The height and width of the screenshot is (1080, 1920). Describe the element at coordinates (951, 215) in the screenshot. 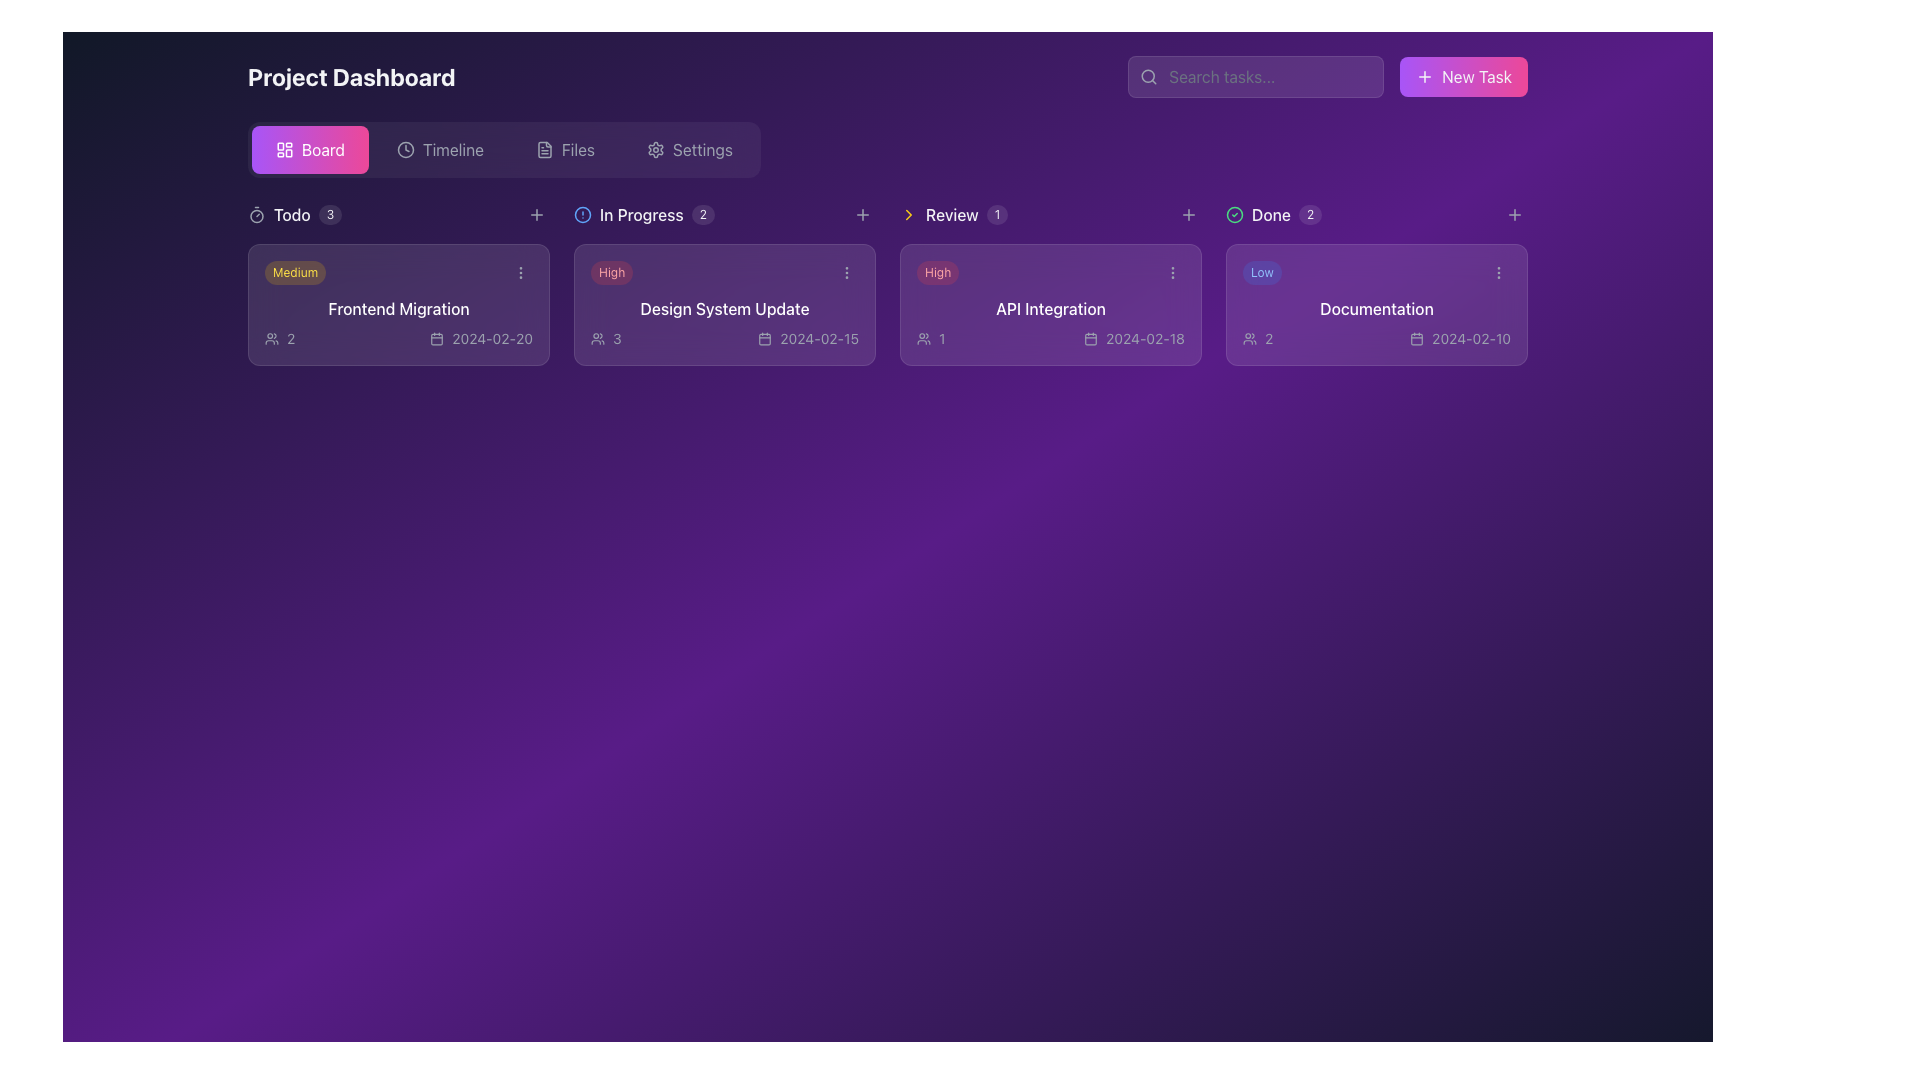

I see `the 'Review' text label that indicates the section in the task management system, located between a yellow arrow icon and a circular label with the number '1'` at that location.